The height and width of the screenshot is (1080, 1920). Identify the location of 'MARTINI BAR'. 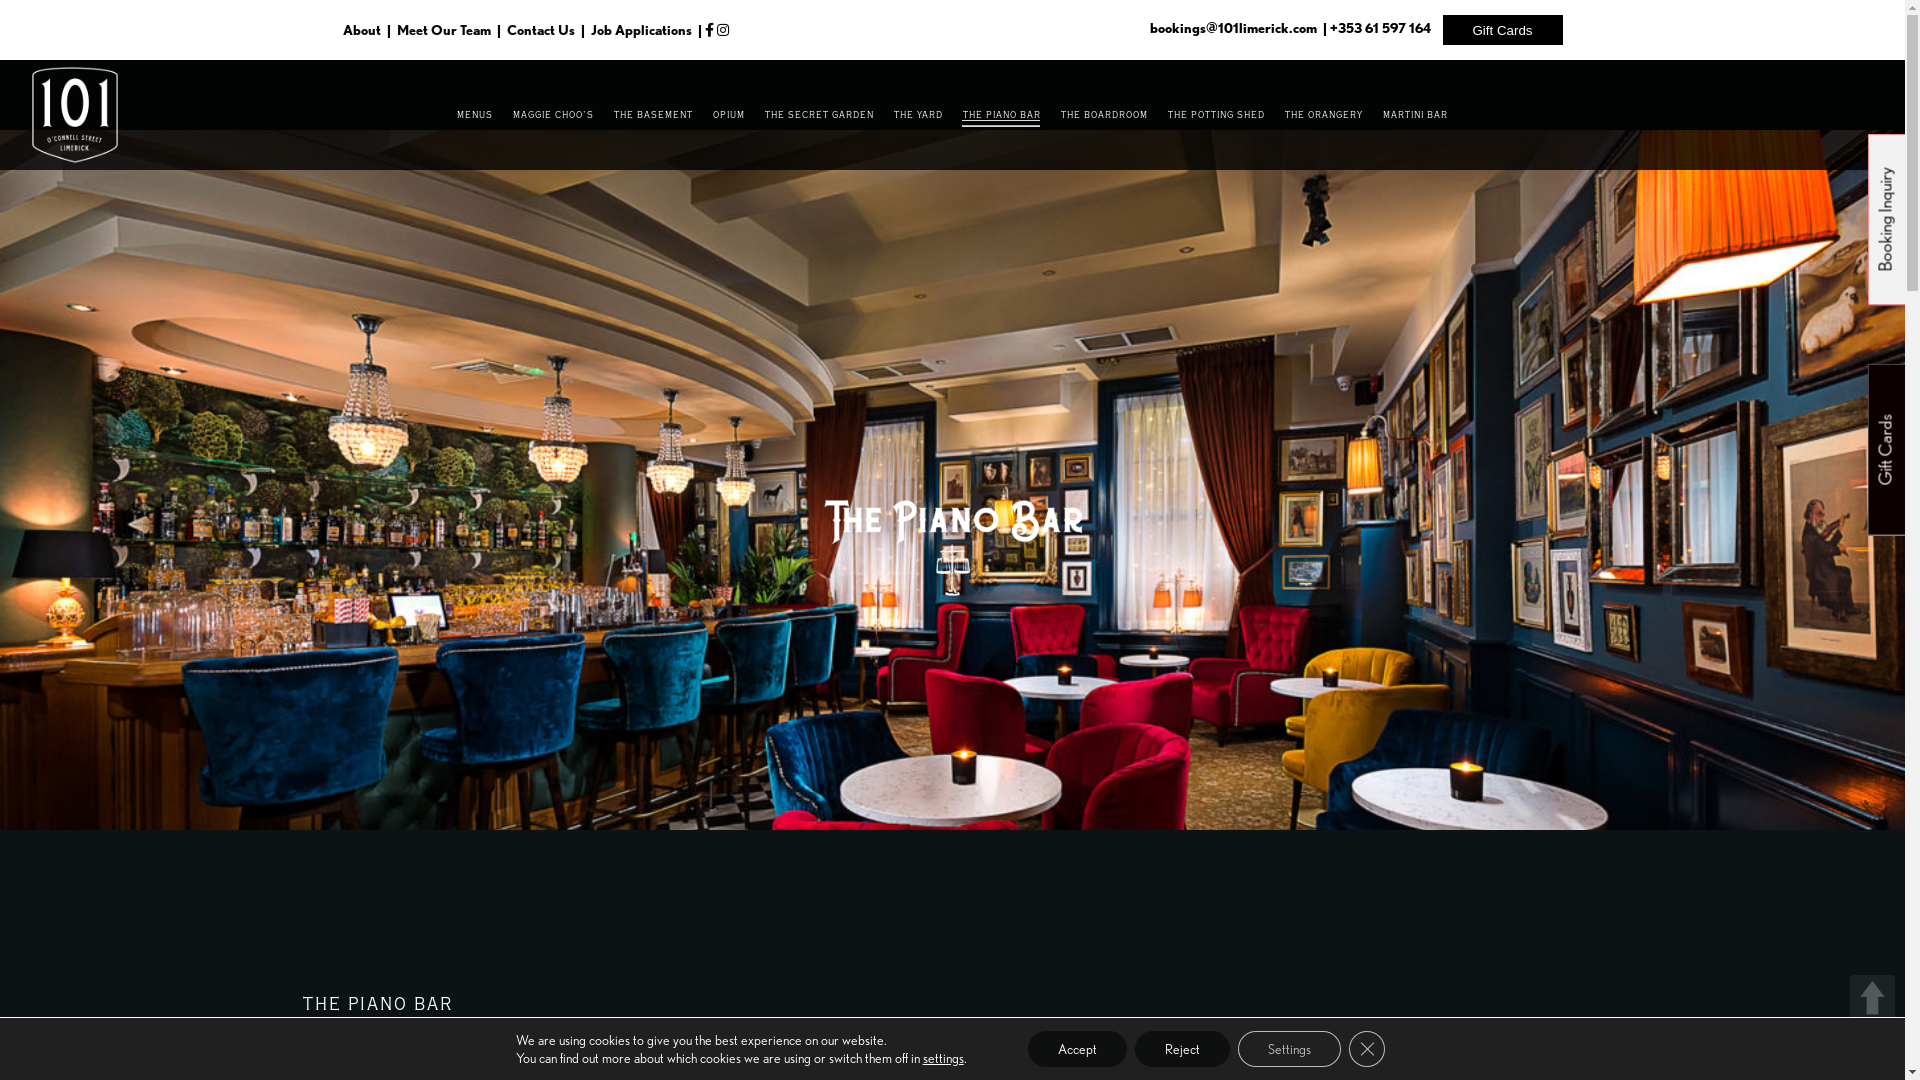
(1414, 115).